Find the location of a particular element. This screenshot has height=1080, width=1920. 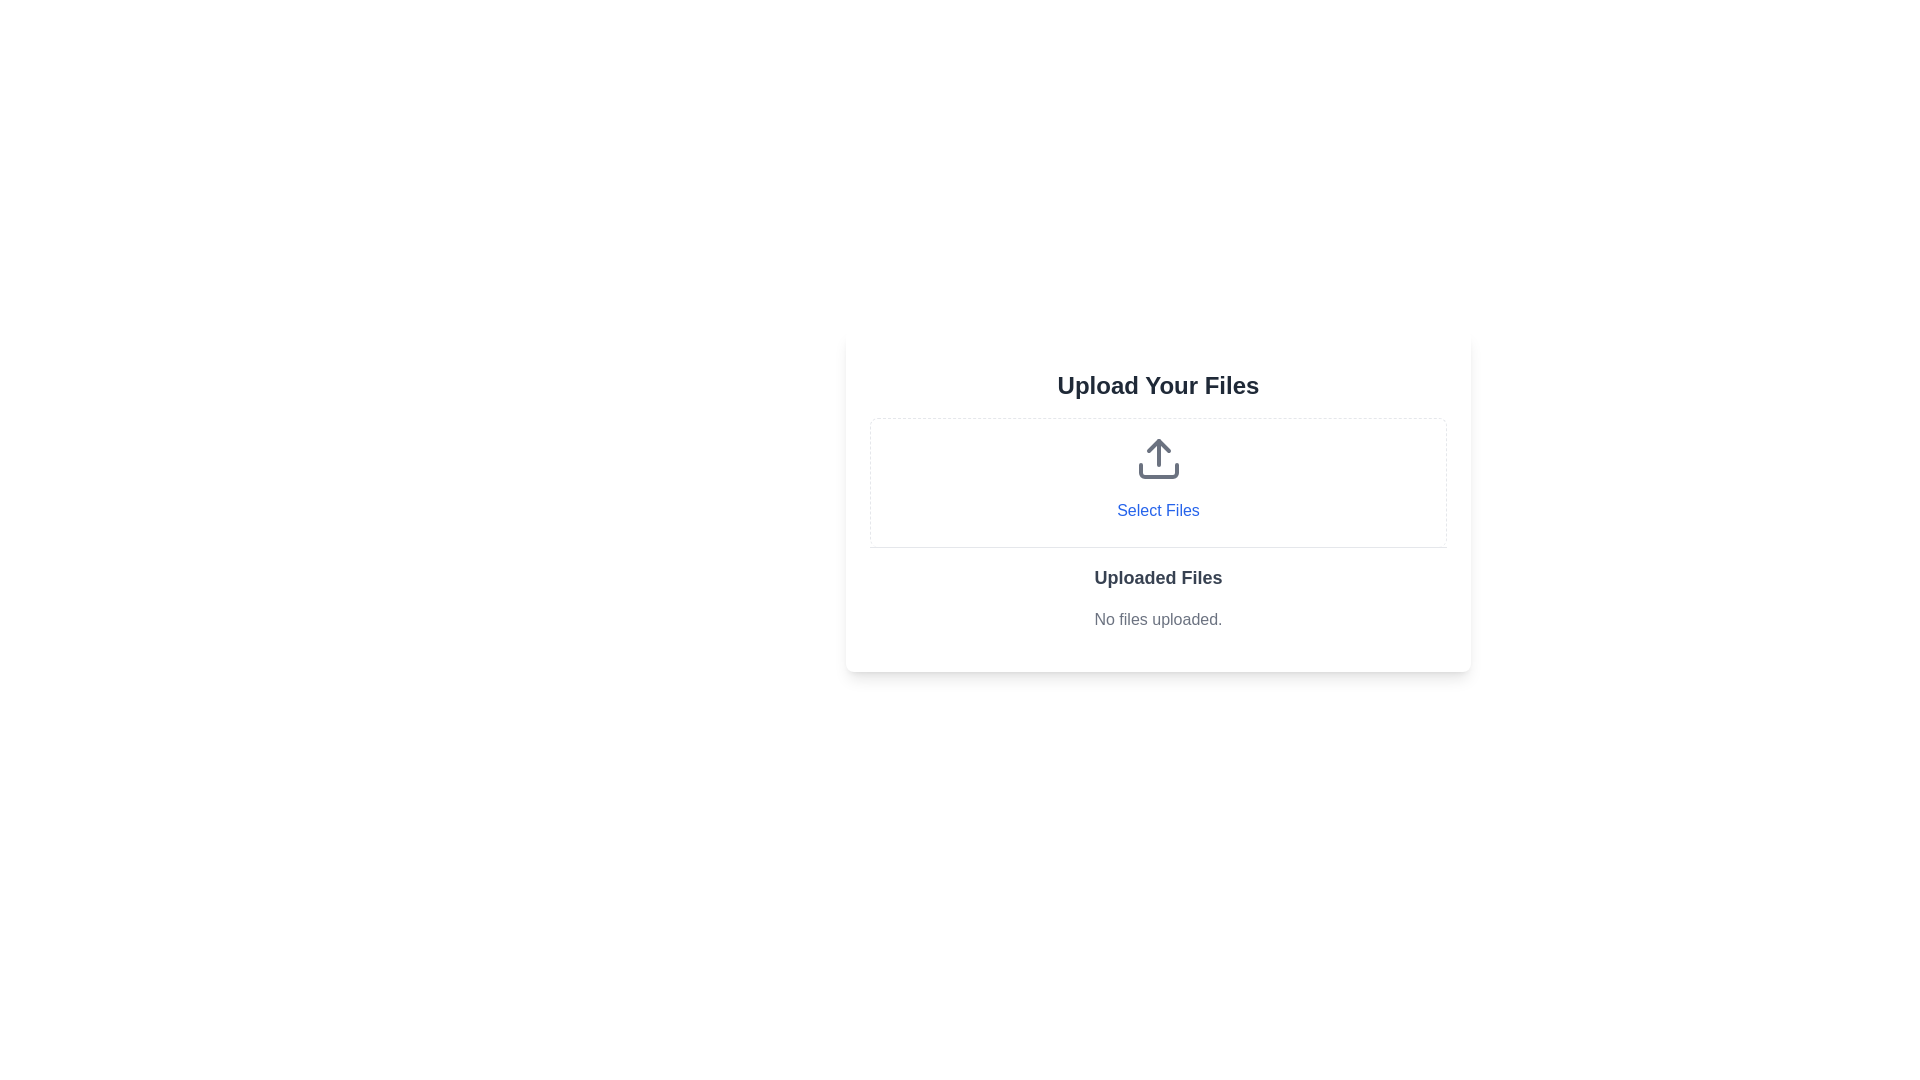

the clickable button for file selection, which is centrally positioned below the heading 'Upload Your Files' and above 'Uploaded Files' is located at coordinates (1158, 482).